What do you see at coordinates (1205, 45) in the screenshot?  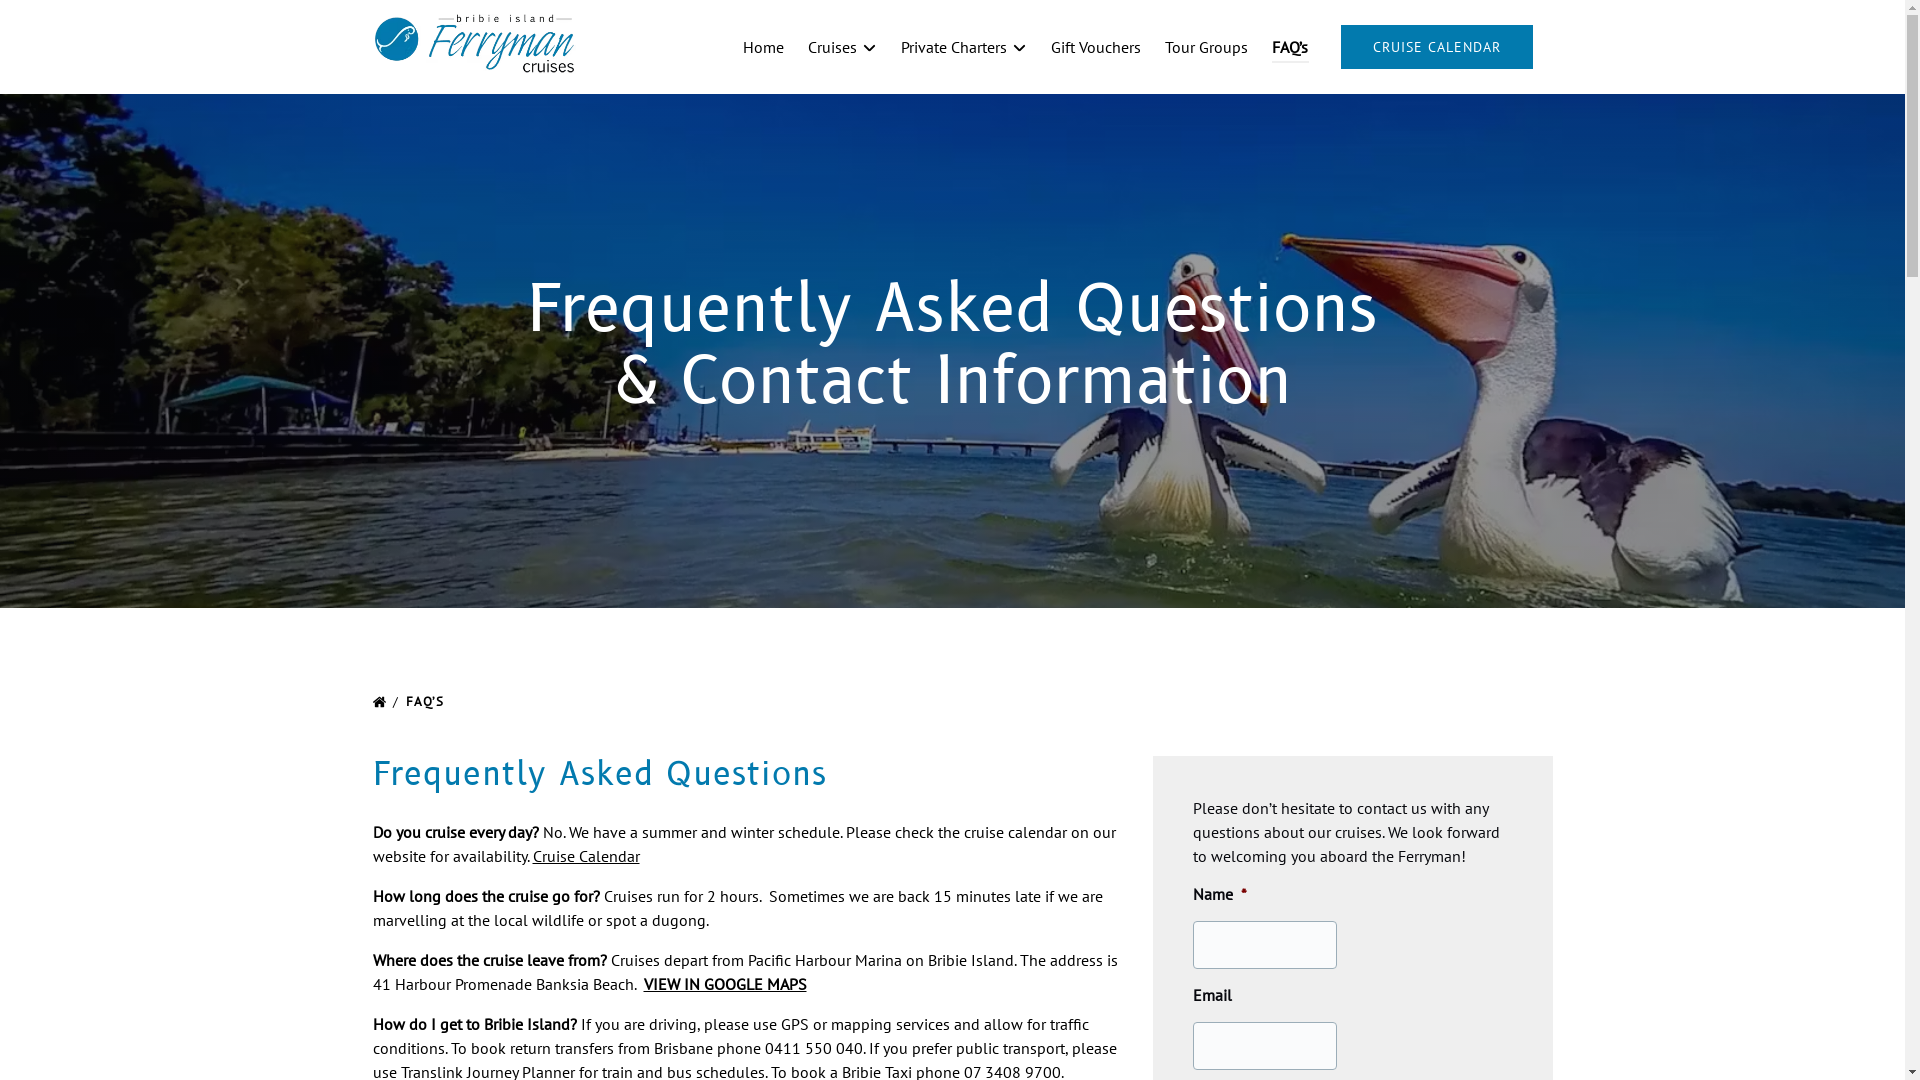 I see `'Tour Groups'` at bounding box center [1205, 45].